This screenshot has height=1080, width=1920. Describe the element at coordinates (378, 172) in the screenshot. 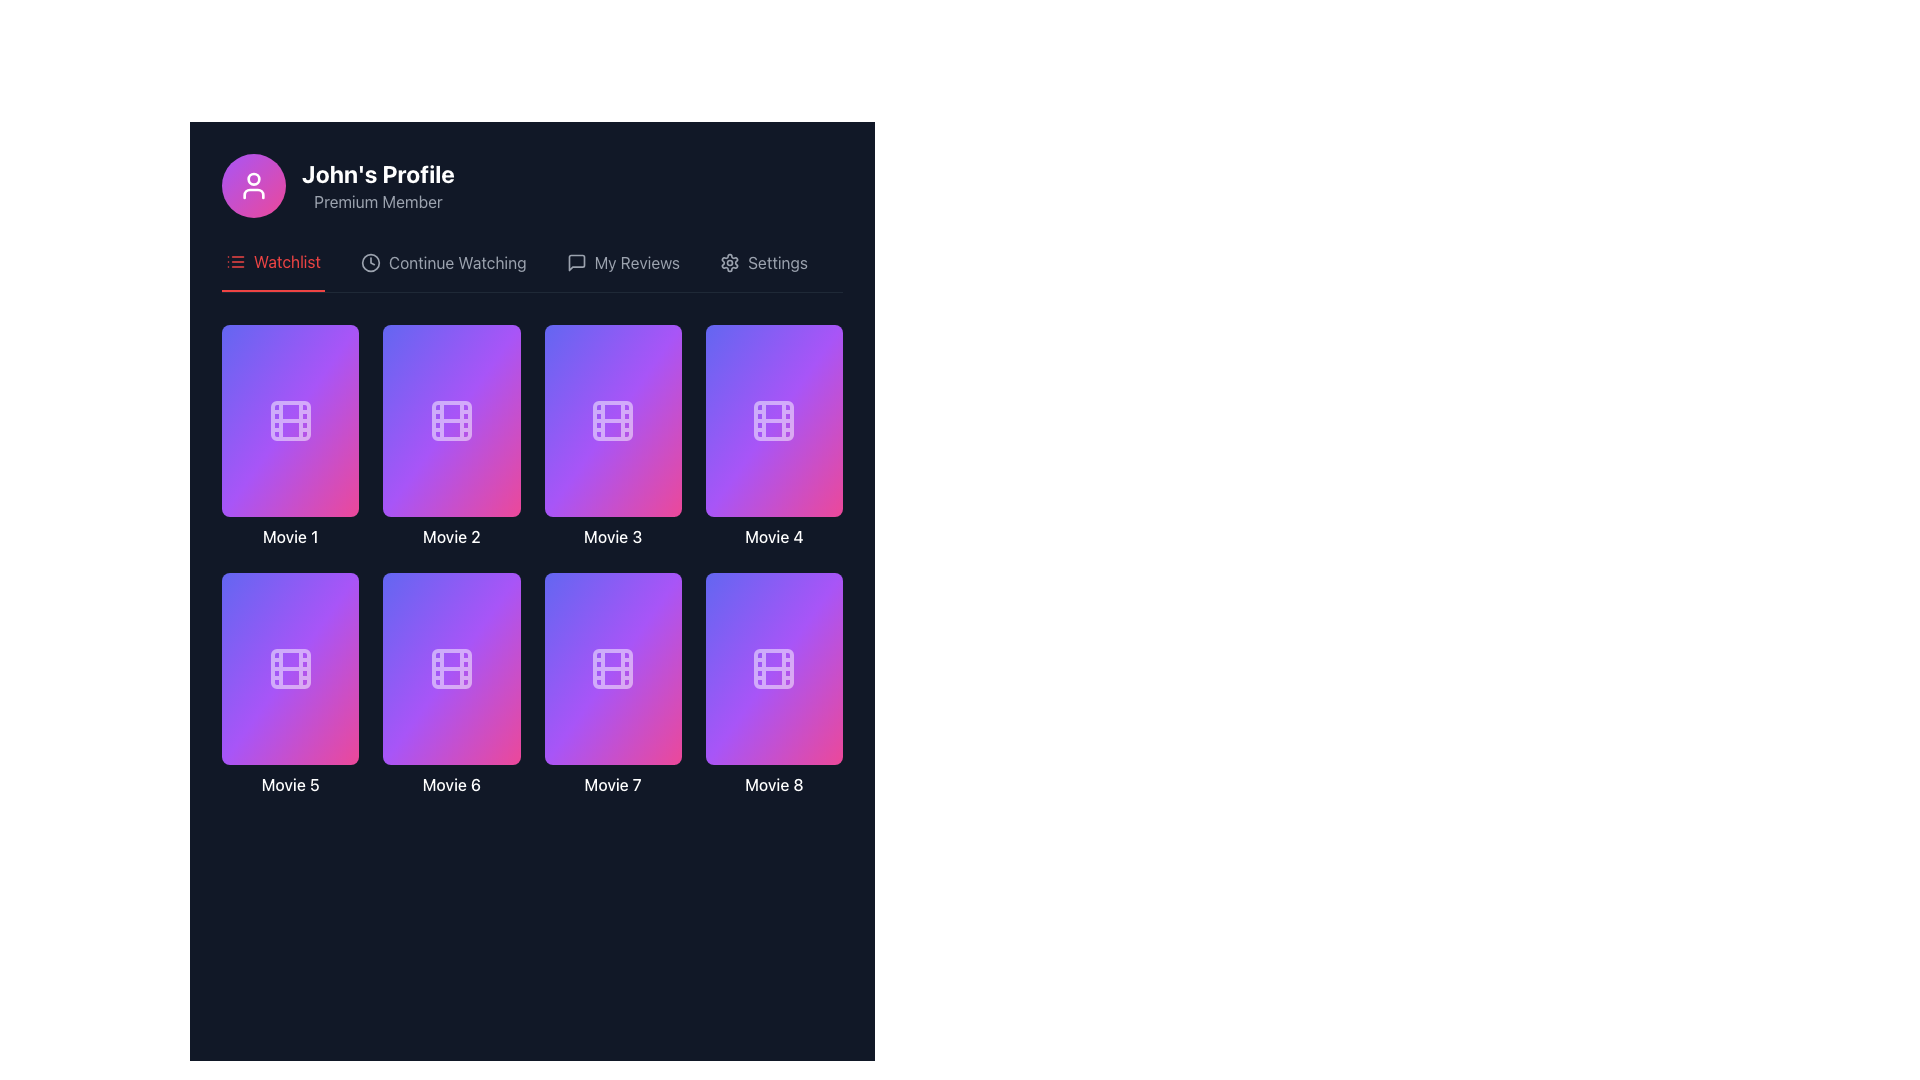

I see `the Text label that serves as a heading or title for the profile or account section, located at the upper left of the interface above the 'Premium Member' text` at that location.